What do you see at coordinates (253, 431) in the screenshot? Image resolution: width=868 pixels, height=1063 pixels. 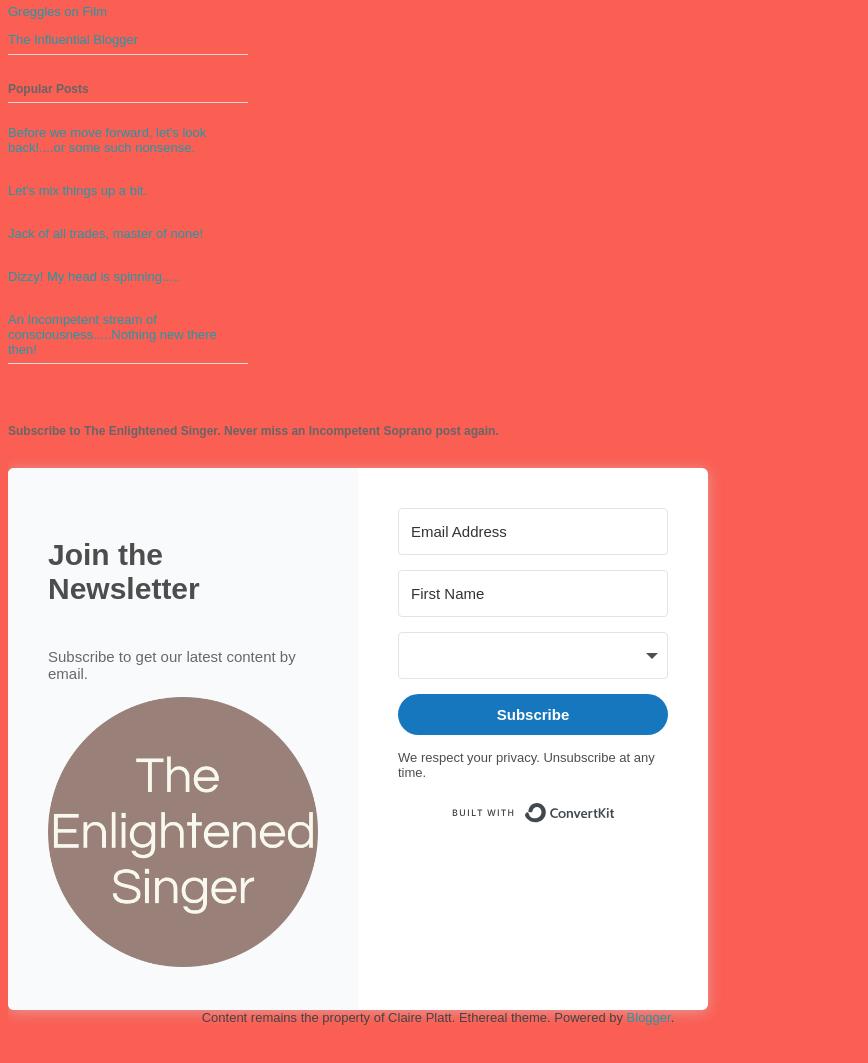 I see `'Subscribe to The Enlightened Singer. Never miss an Incompetent Soprano post again.'` at bounding box center [253, 431].